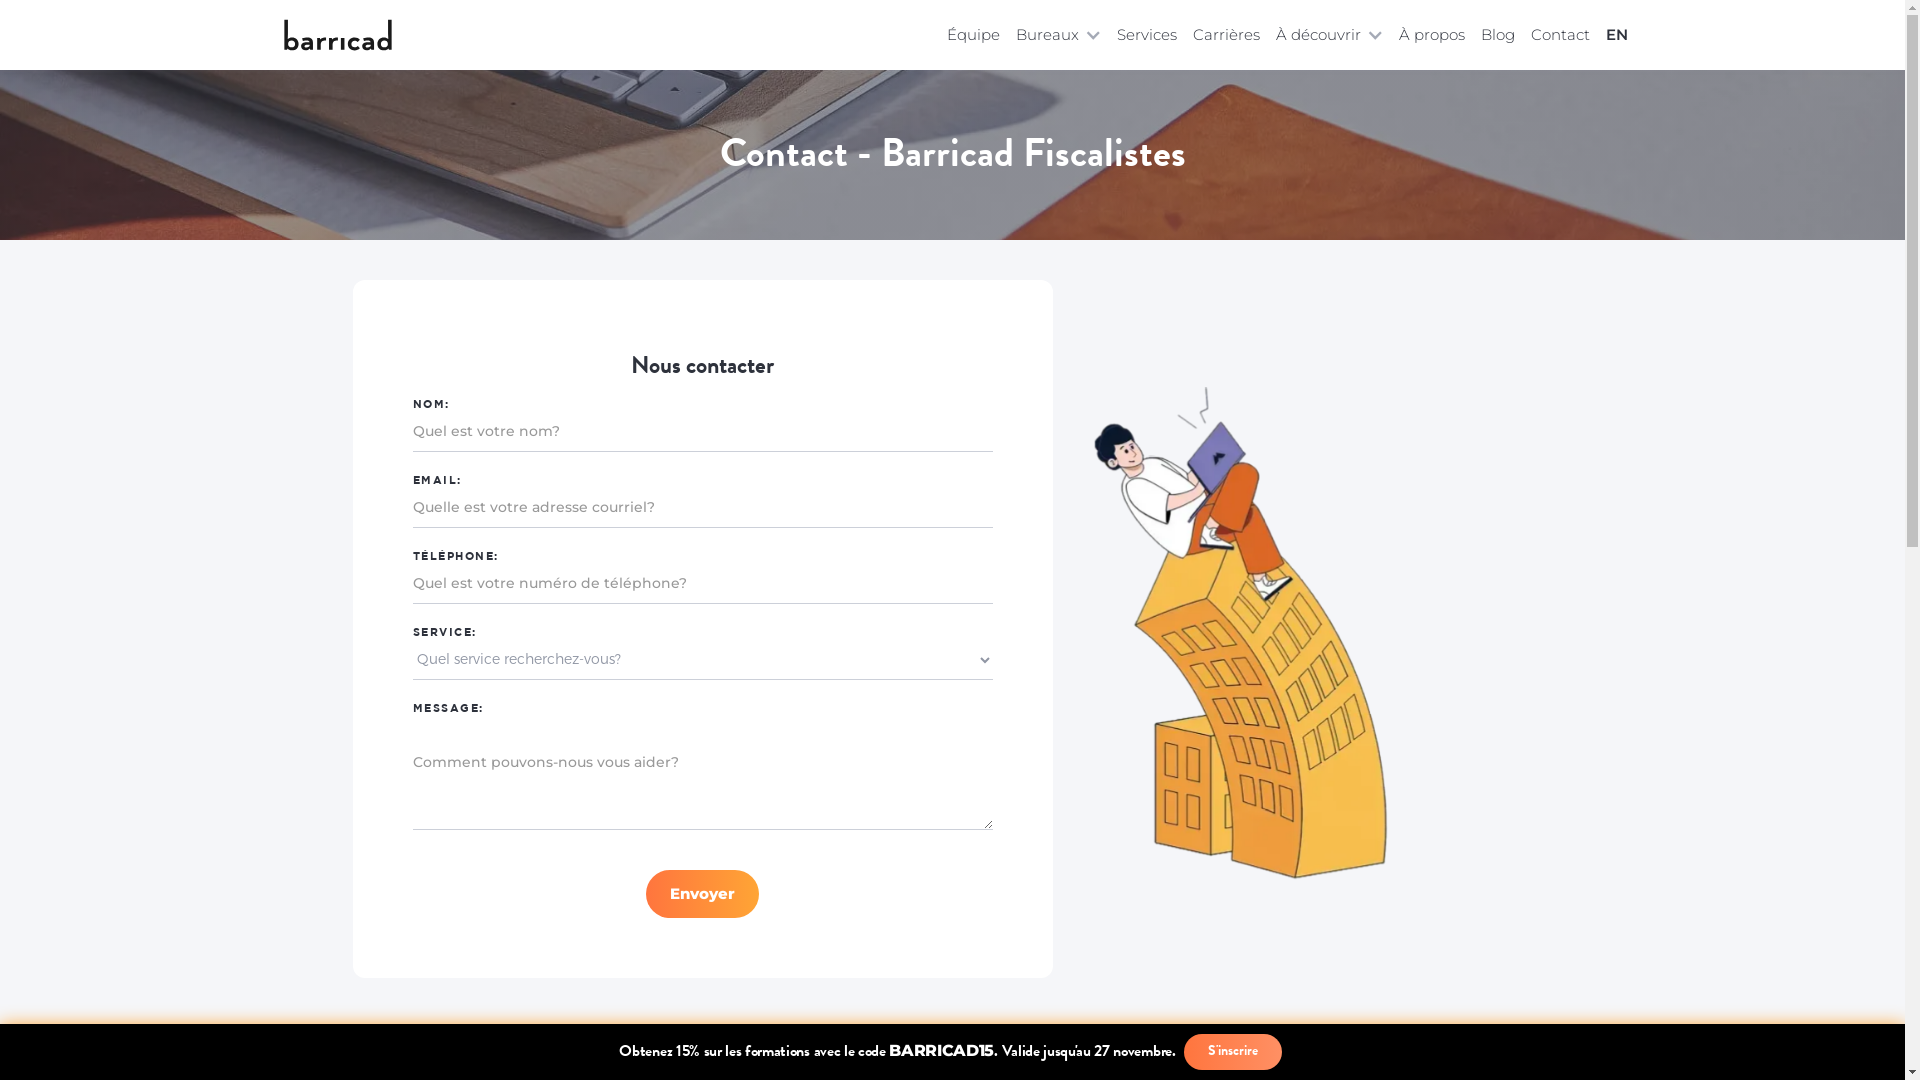 The height and width of the screenshot is (1080, 1920). Describe the element at coordinates (702, 893) in the screenshot. I see `'Envoyer'` at that location.